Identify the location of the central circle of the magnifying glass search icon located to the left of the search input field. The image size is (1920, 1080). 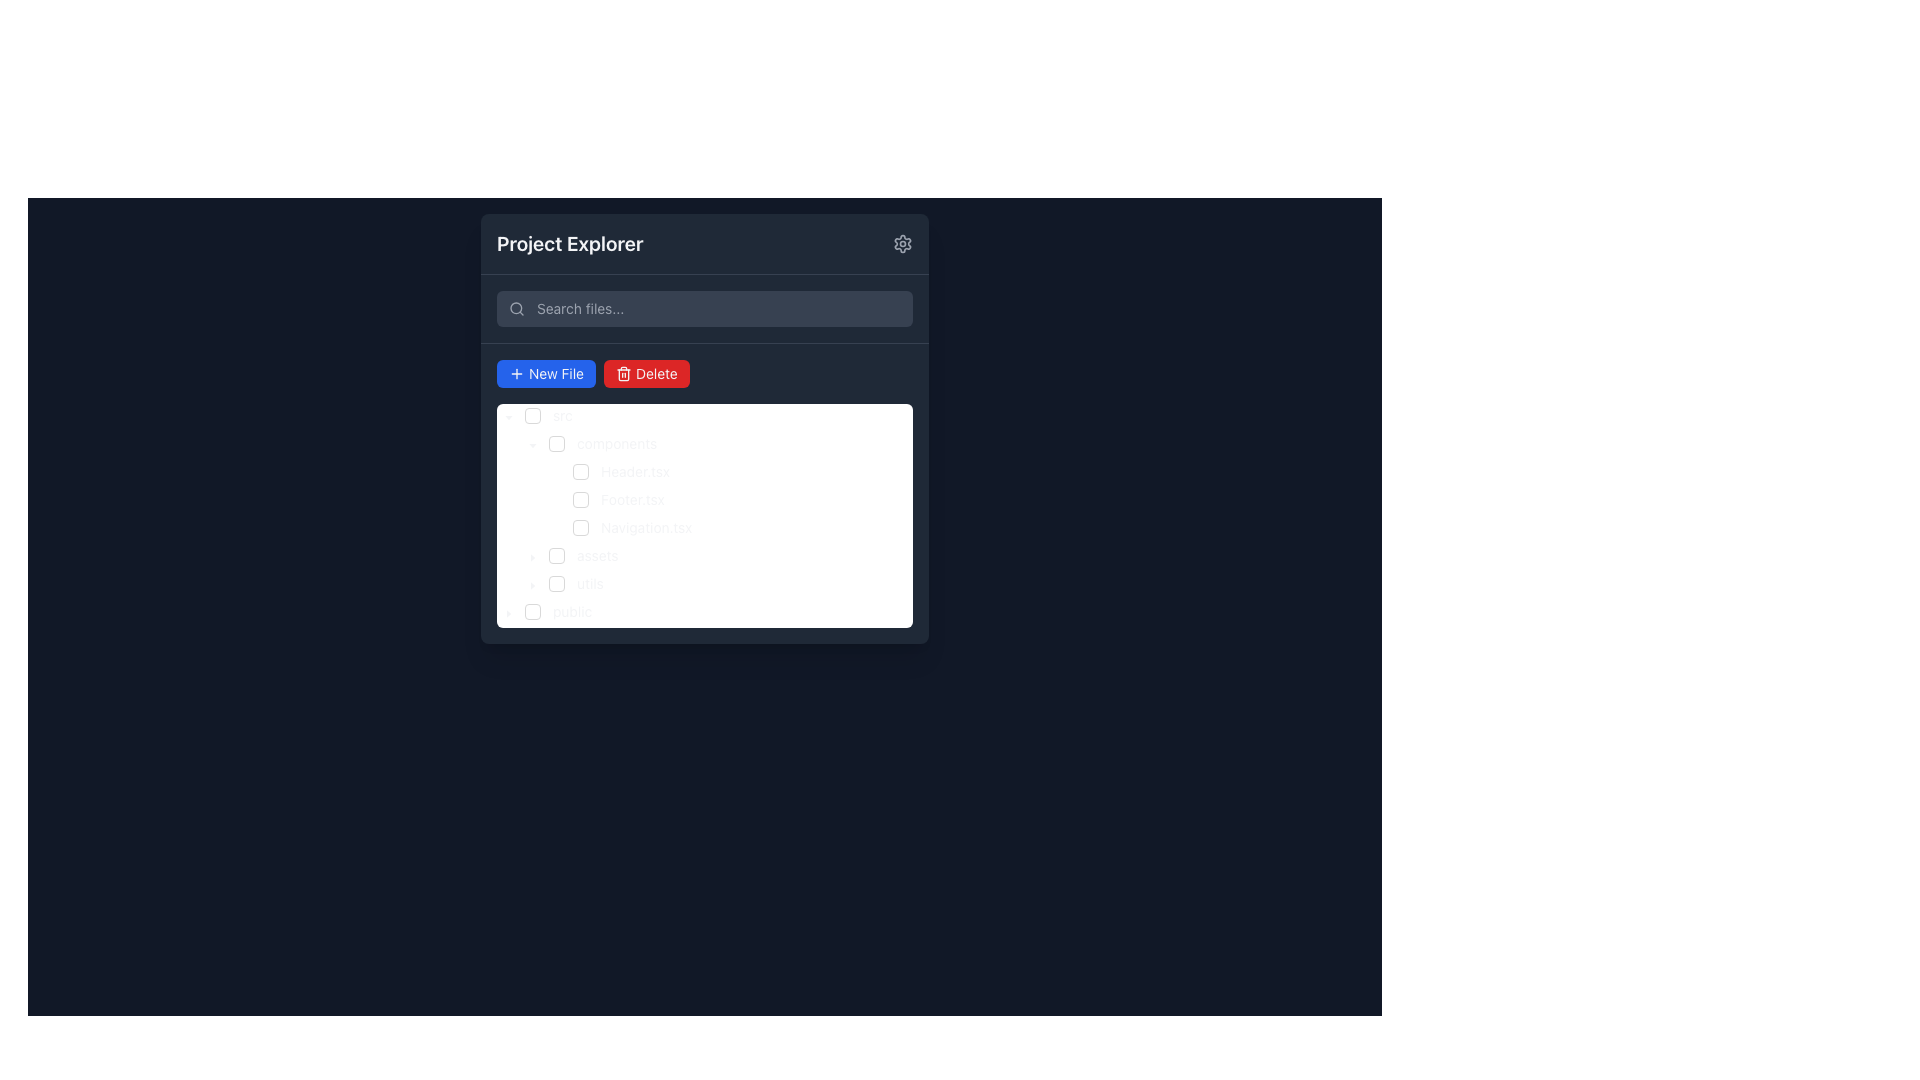
(516, 308).